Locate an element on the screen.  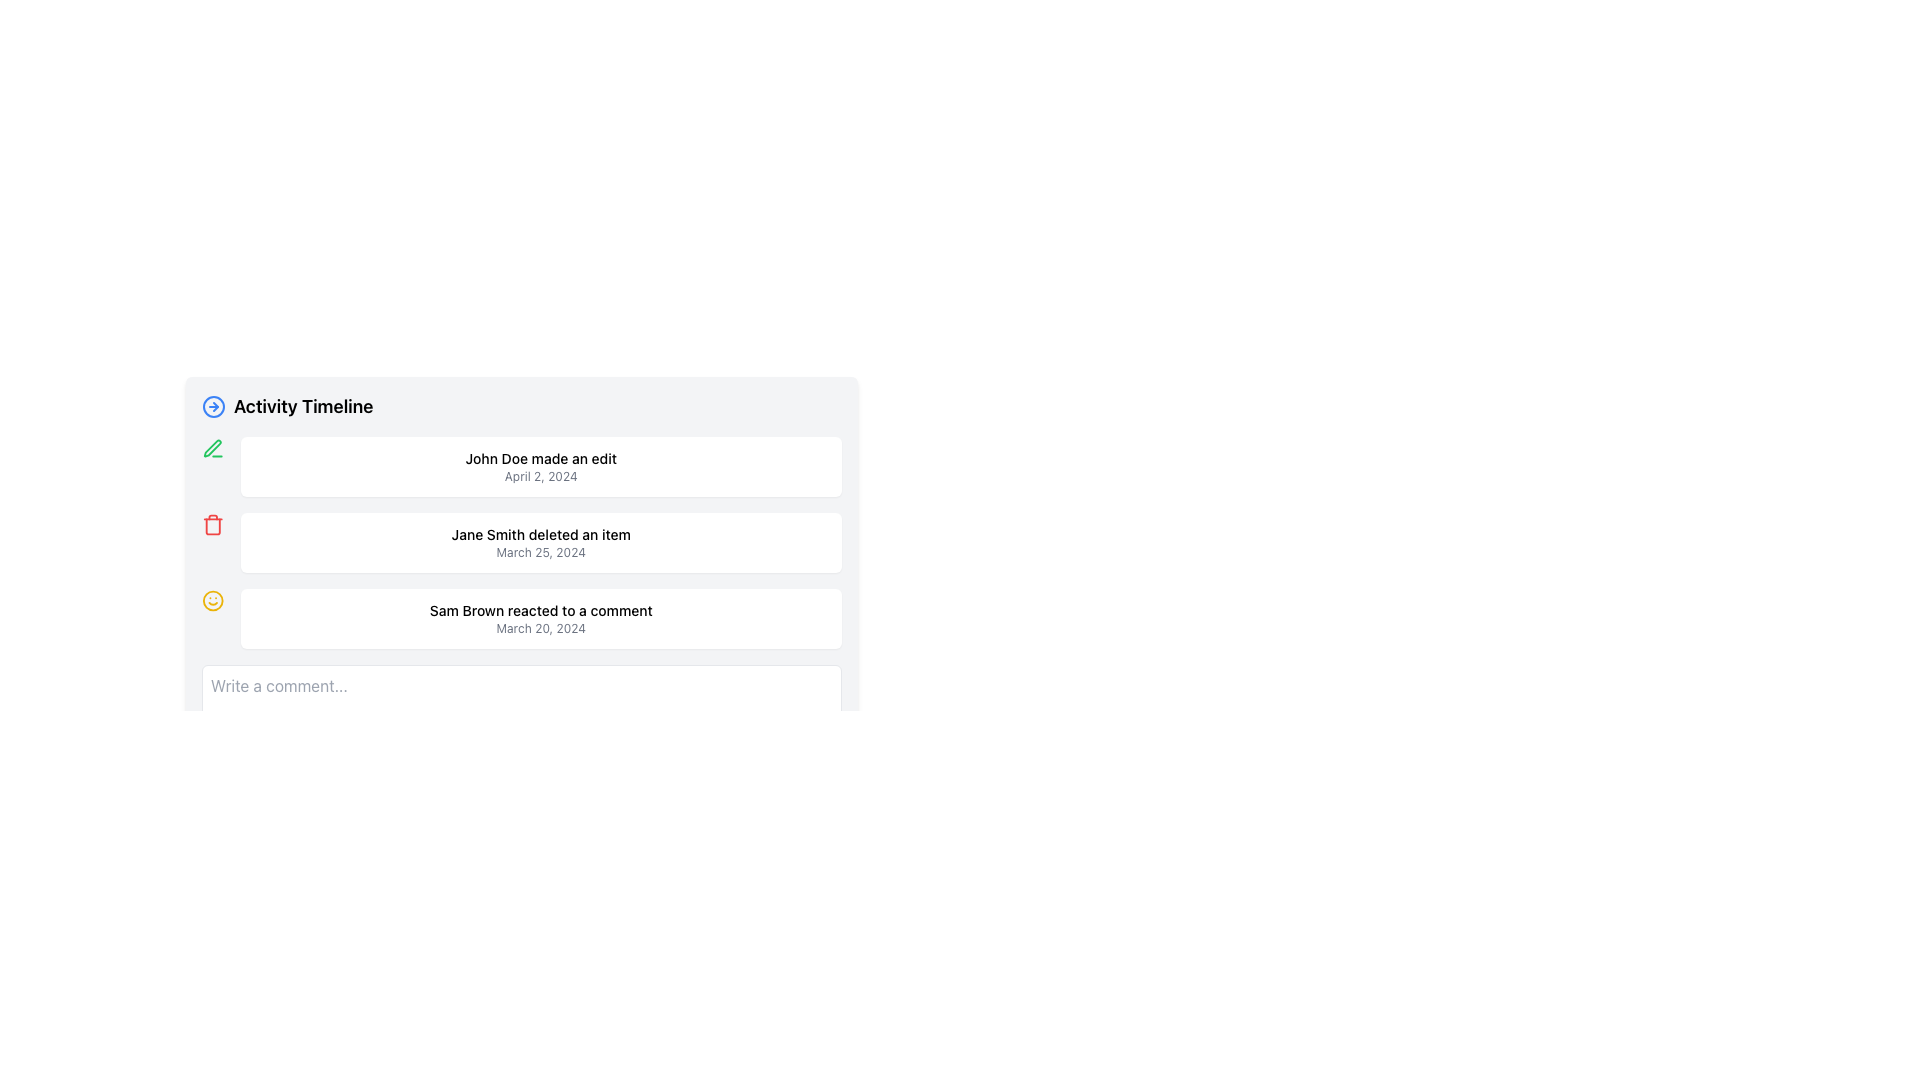
the pen icon representing the edit functionality located at the top-left of the first activity item in the timeline interface is located at coordinates (212, 447).